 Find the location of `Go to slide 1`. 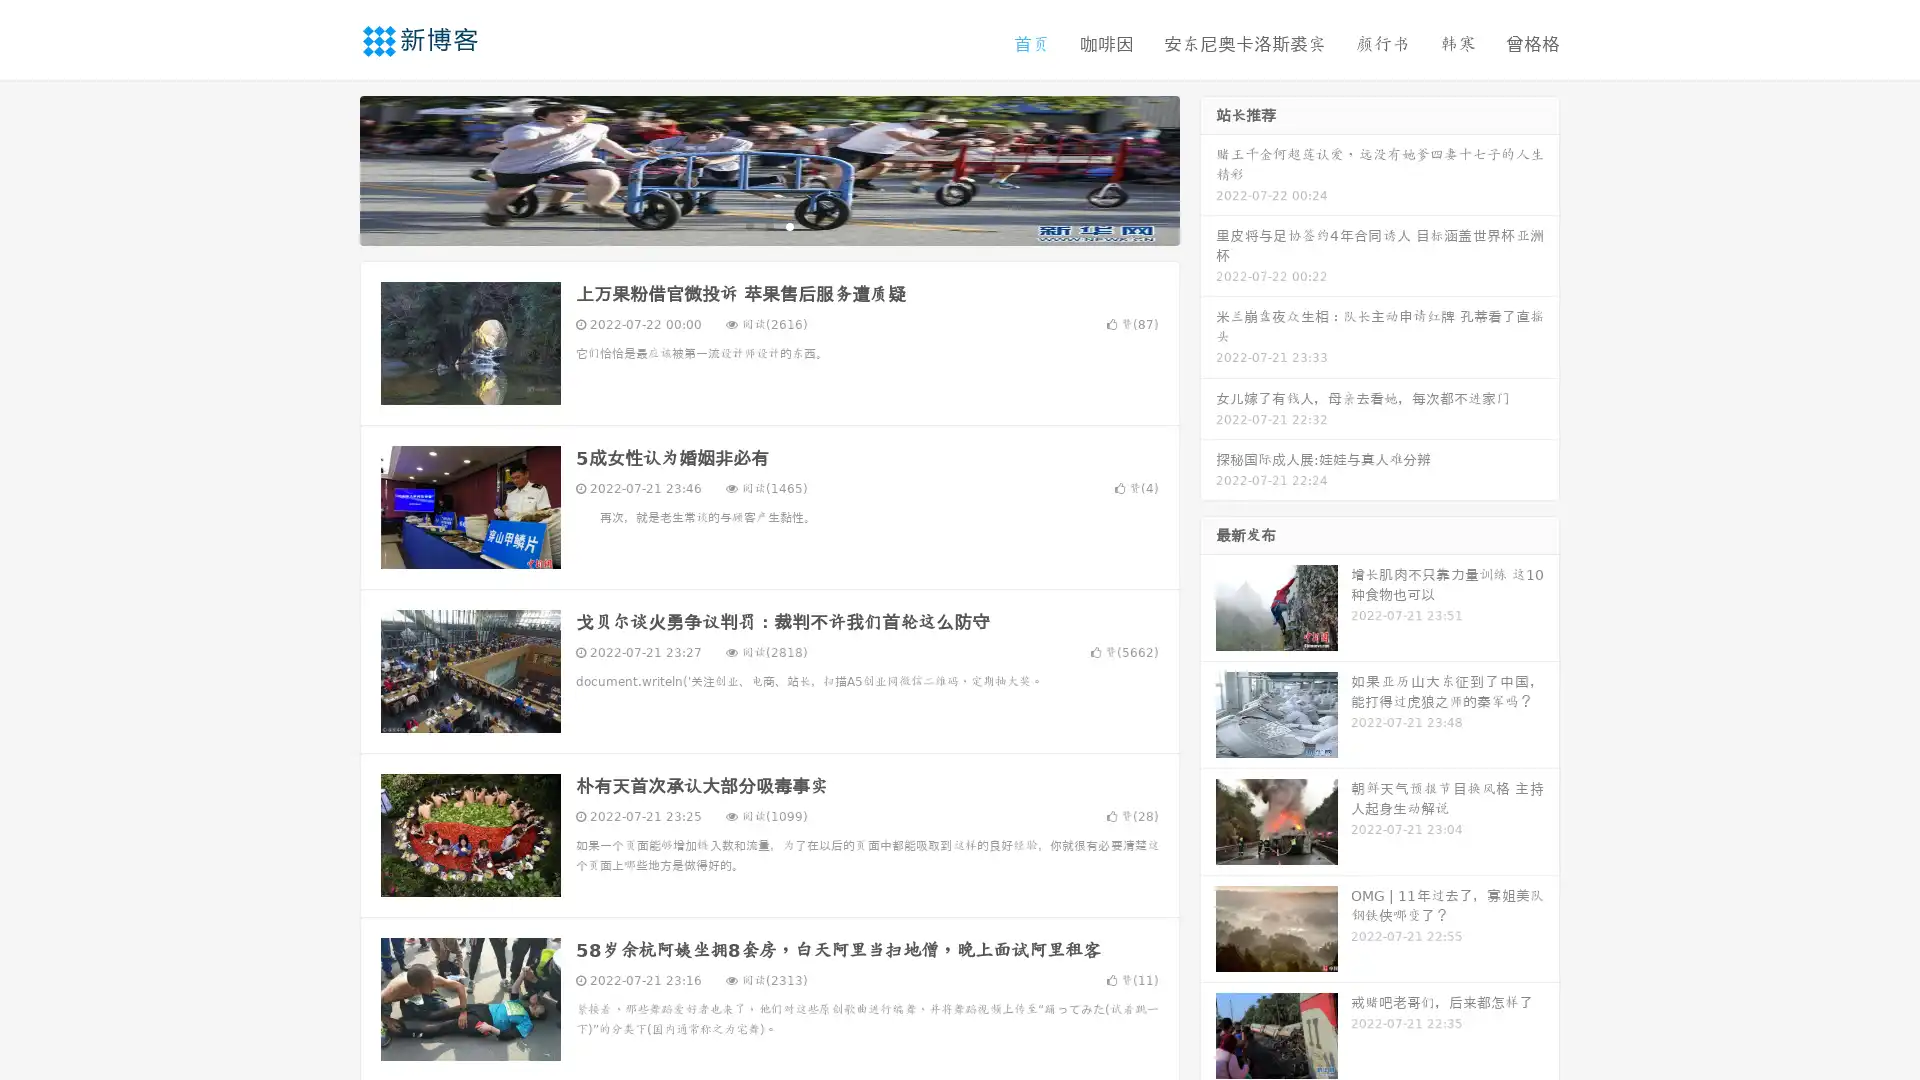

Go to slide 1 is located at coordinates (748, 225).